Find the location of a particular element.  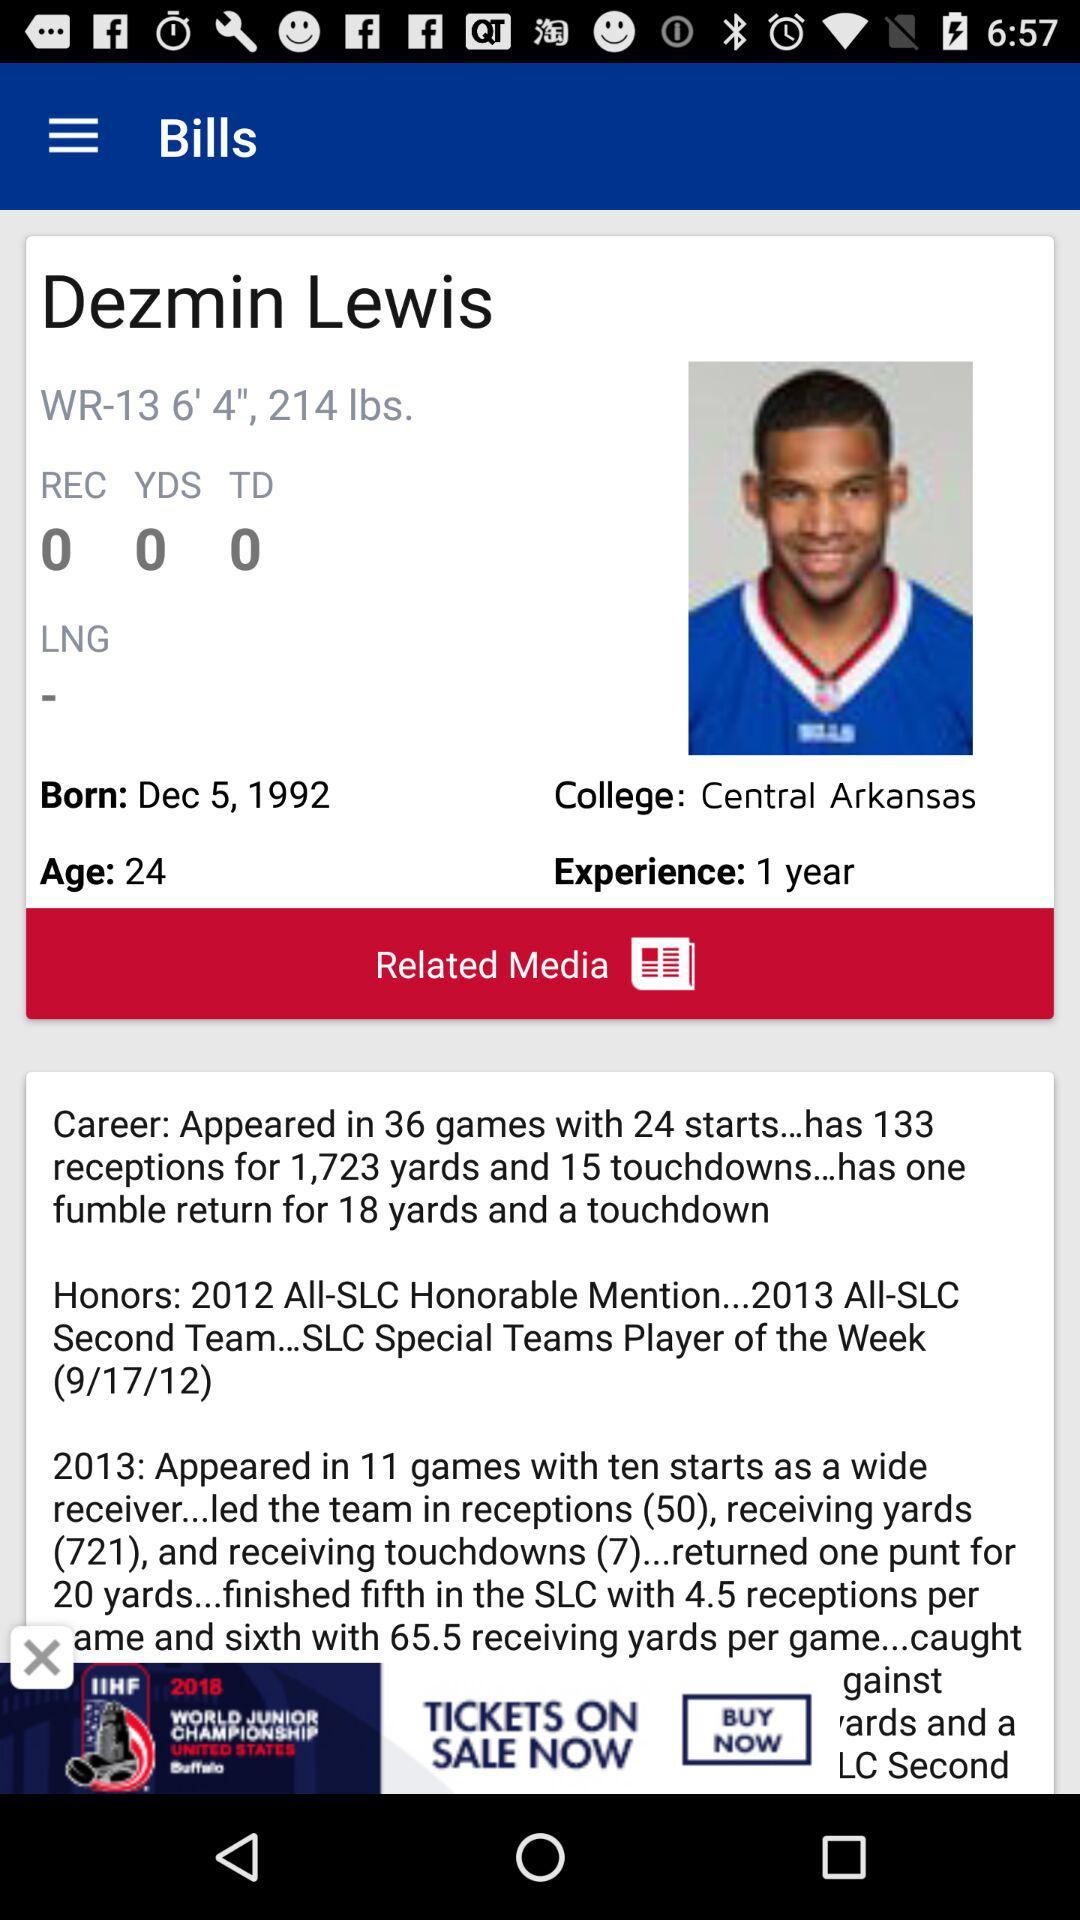

close is located at coordinates (42, 1657).